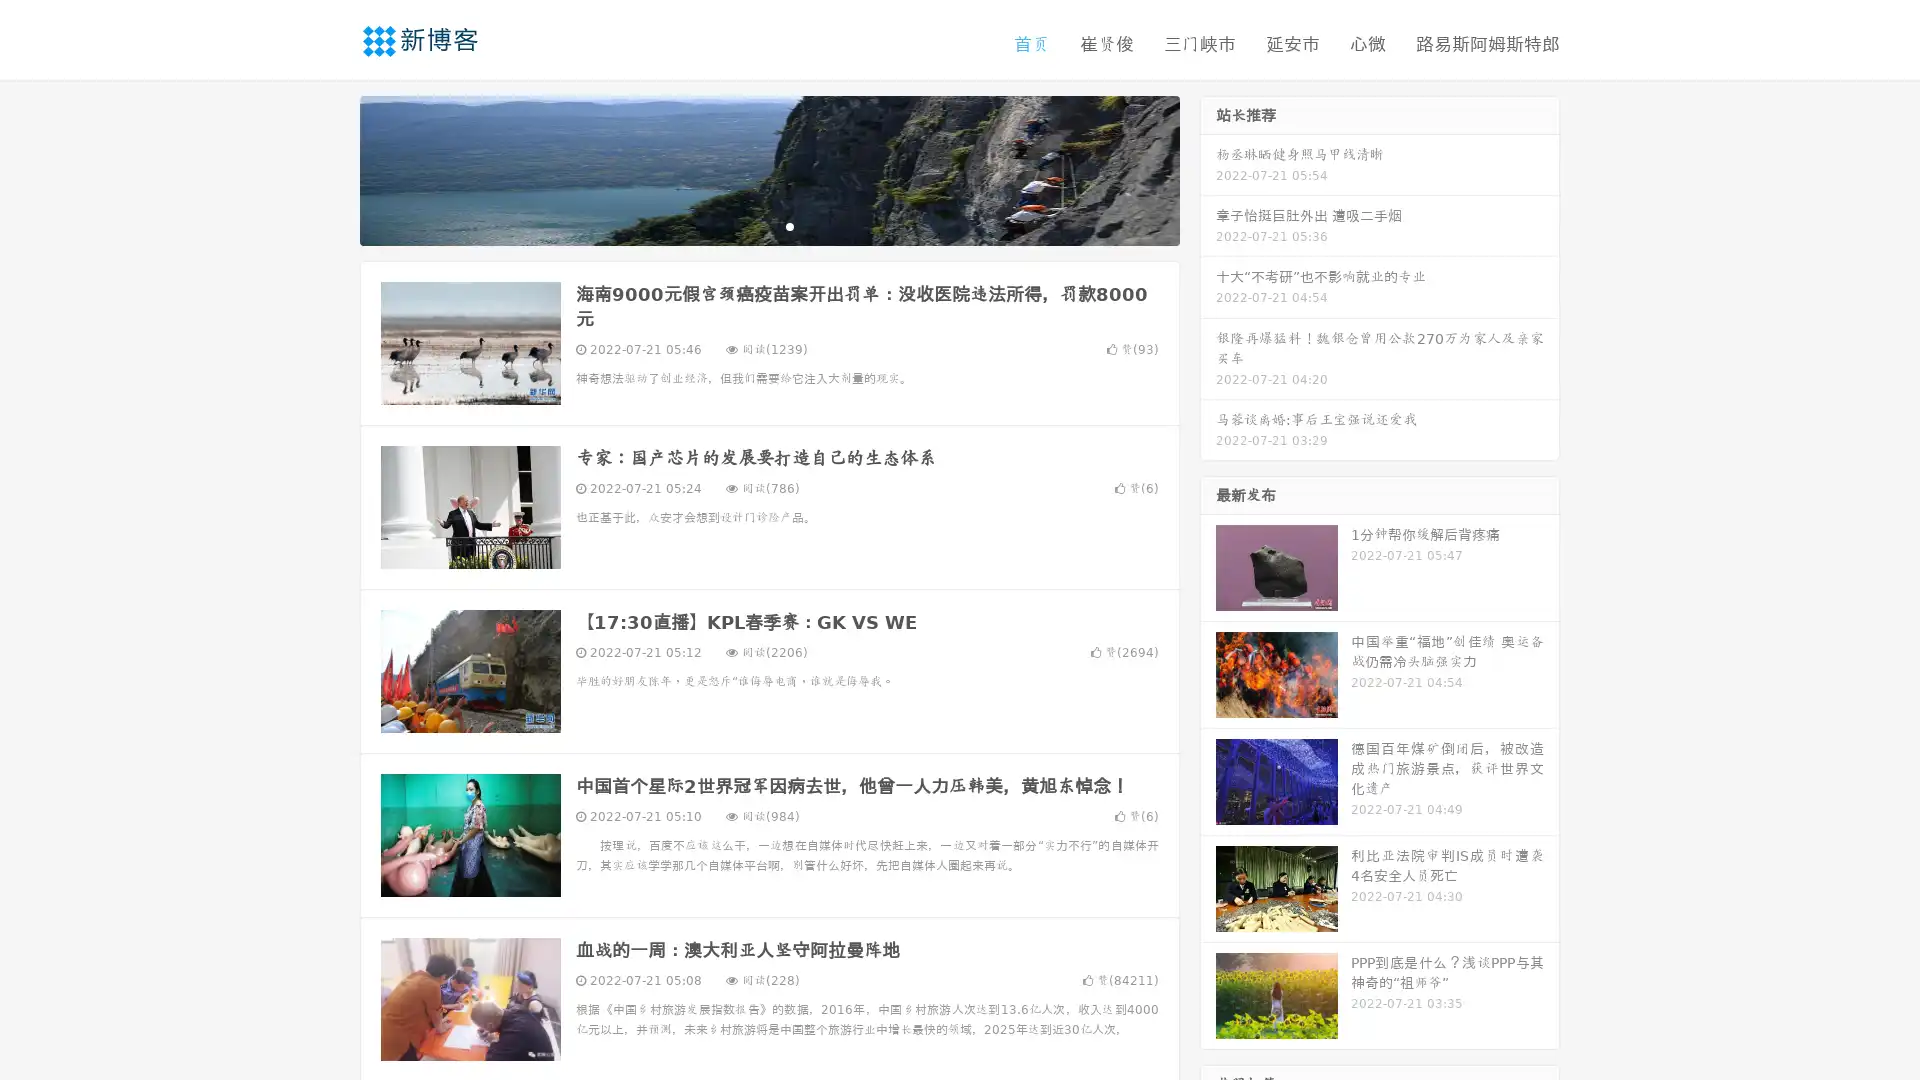 The image size is (1920, 1080). I want to click on Go to slide 2, so click(768, 225).